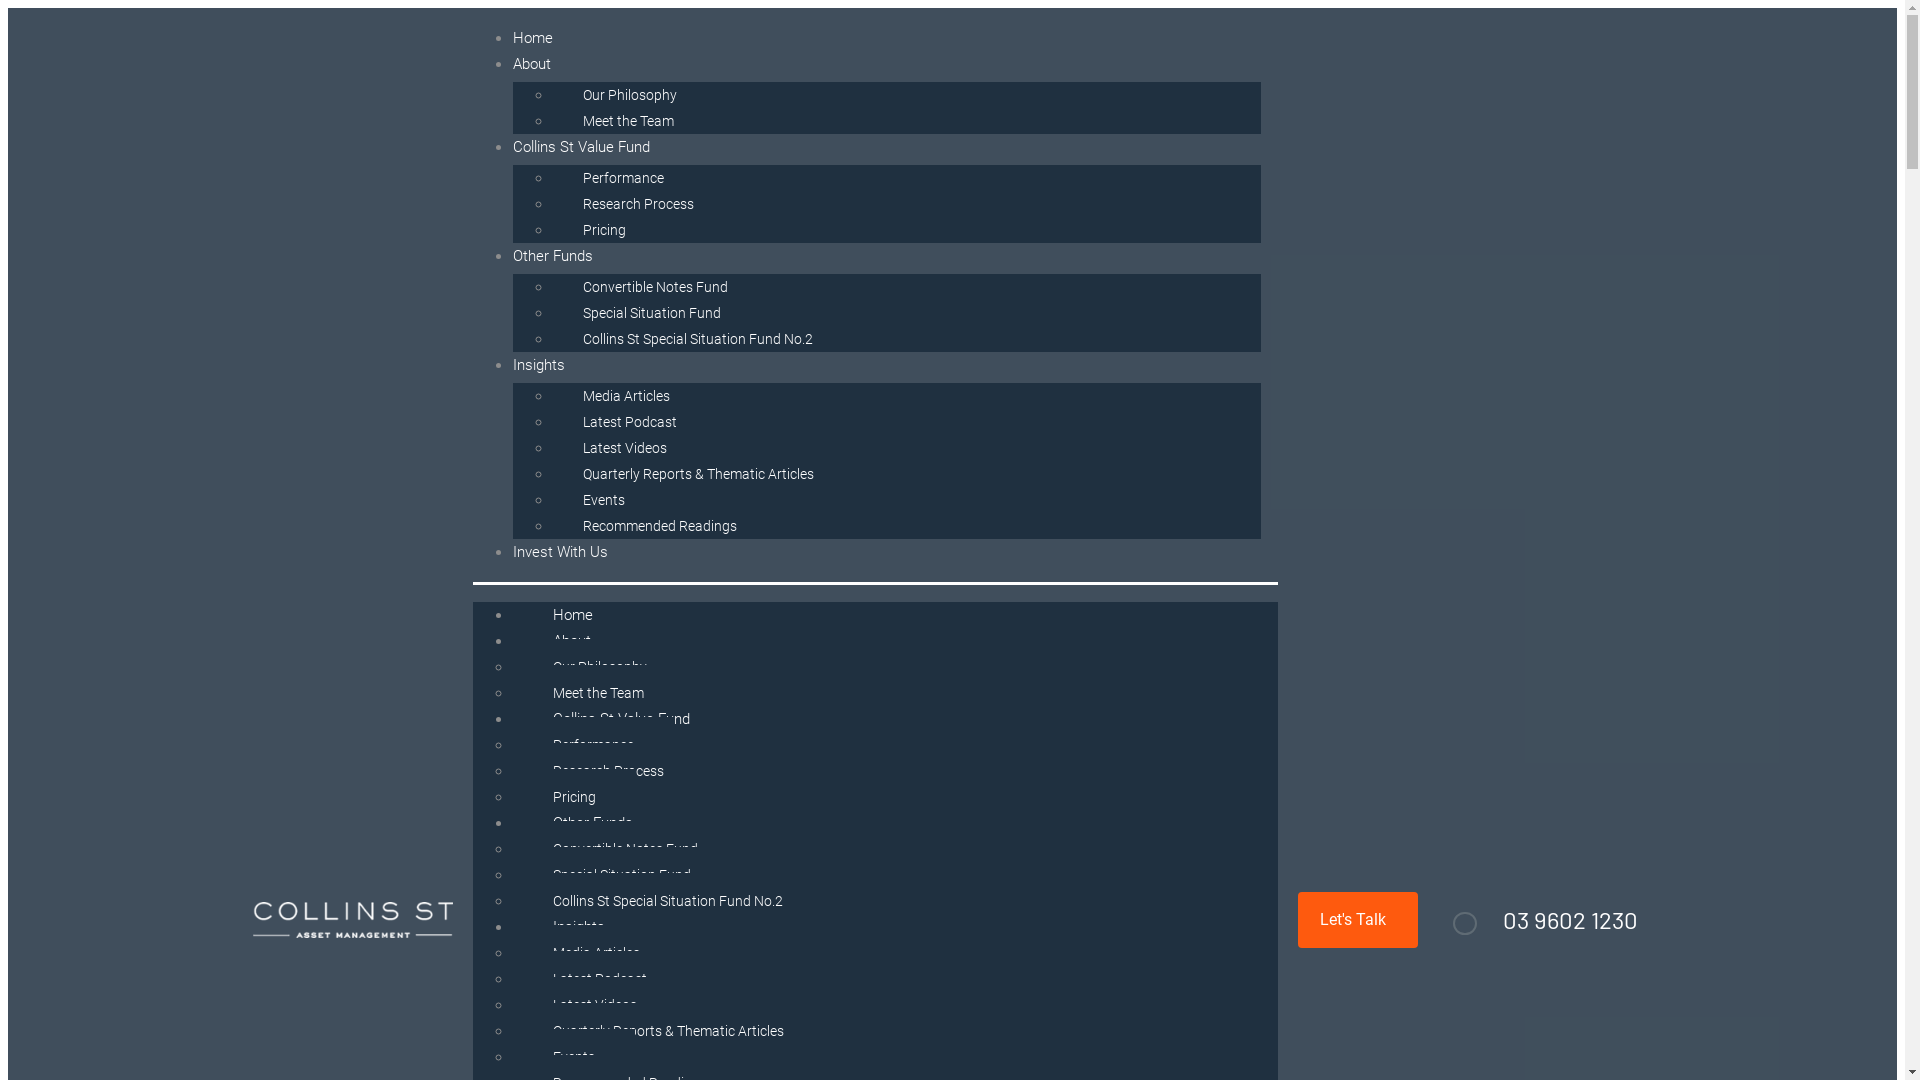  Describe the element at coordinates (602, 499) in the screenshot. I see `'Events'` at that location.